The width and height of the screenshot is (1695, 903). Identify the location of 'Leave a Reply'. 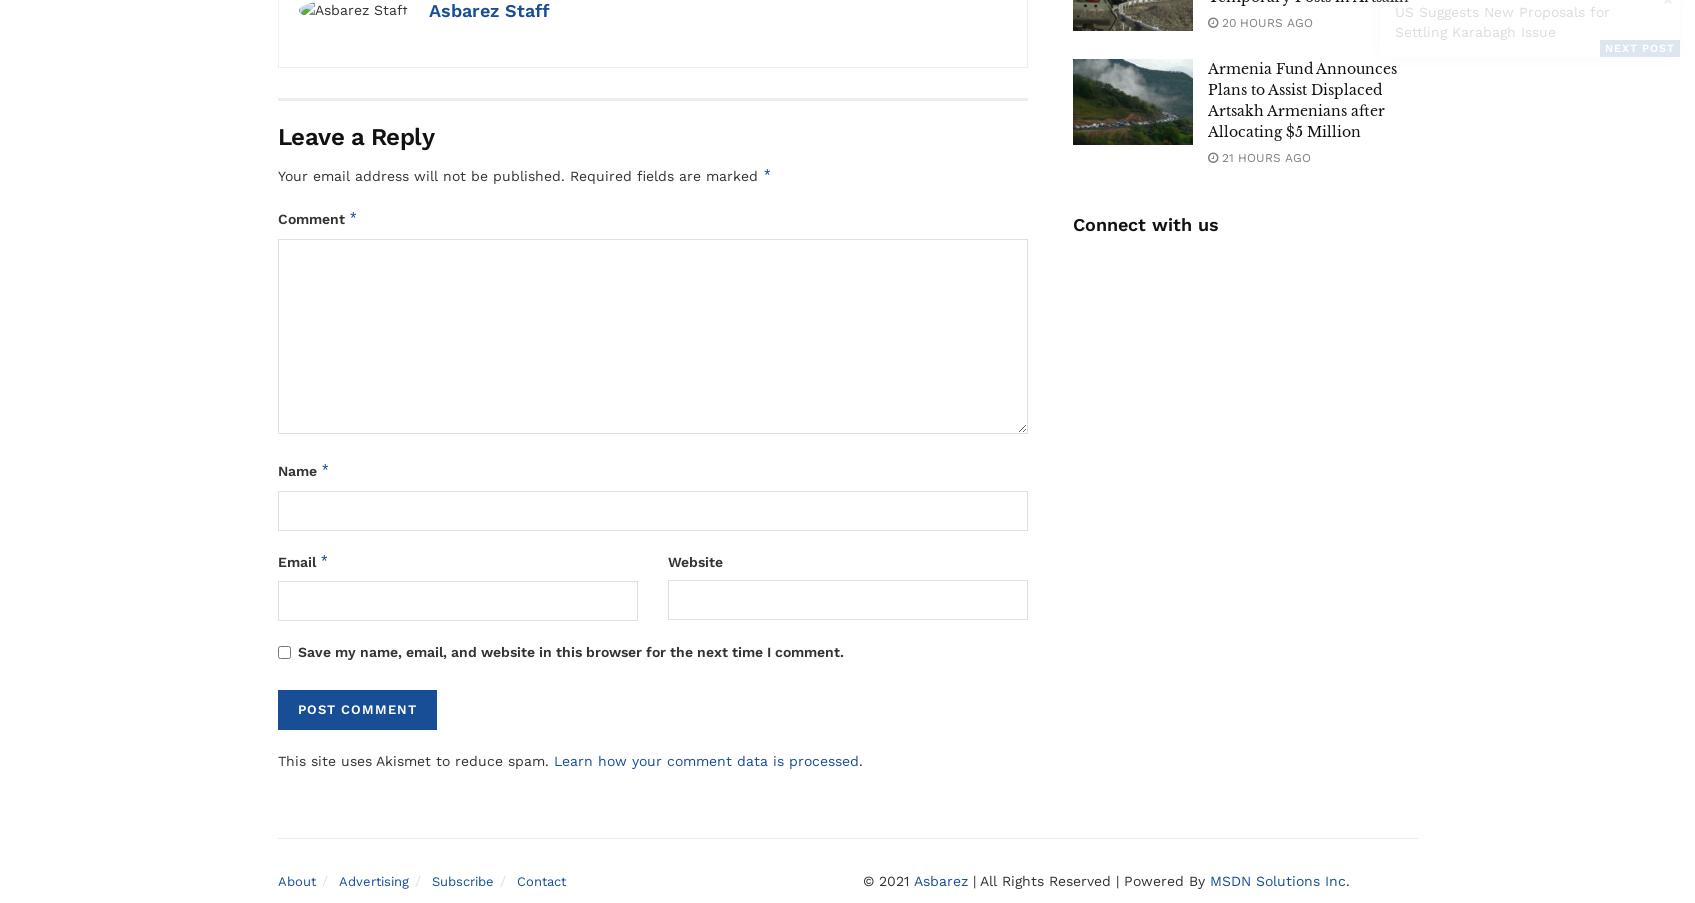
(354, 135).